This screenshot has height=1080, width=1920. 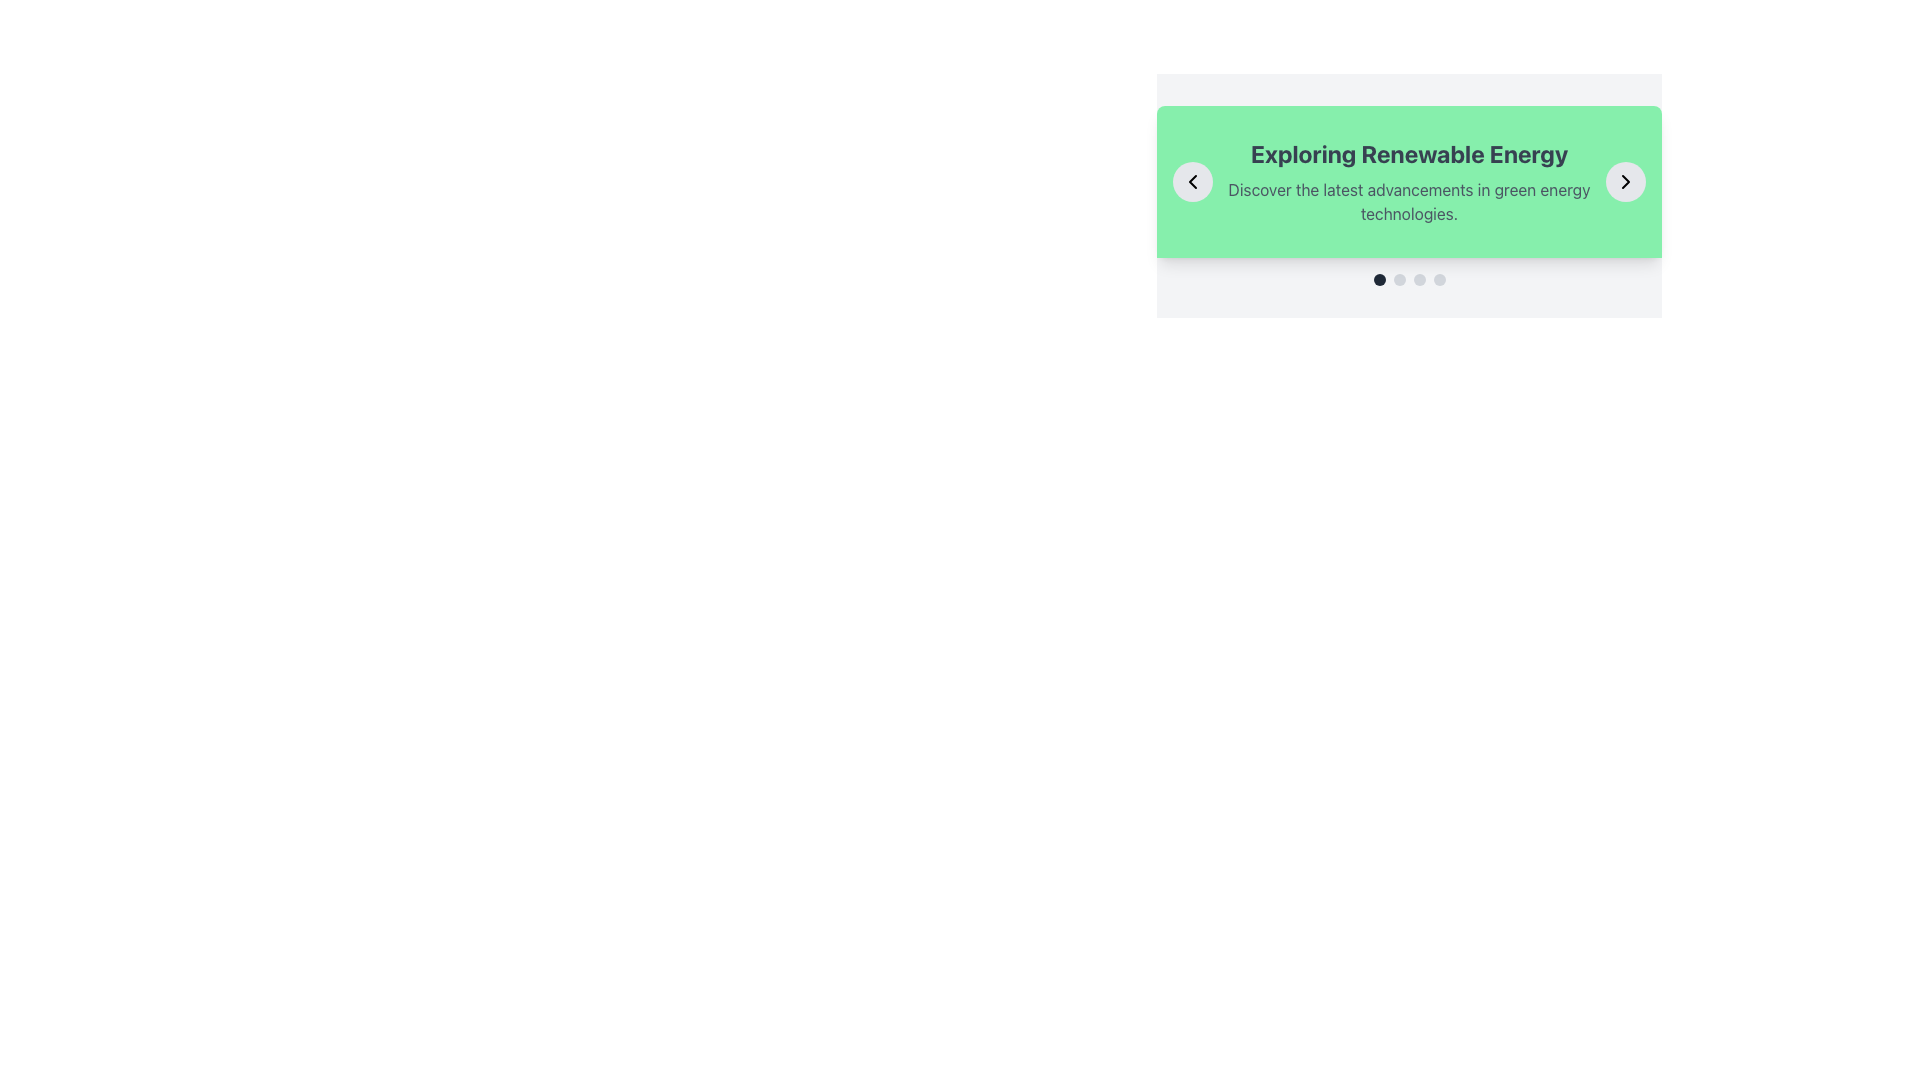 I want to click on text on the carousel slide which has a green background and contains the title 'Exploring Renewable Energy' and the subtitle 'Discover the latest advancements in green energy technologies.', so click(x=1408, y=196).